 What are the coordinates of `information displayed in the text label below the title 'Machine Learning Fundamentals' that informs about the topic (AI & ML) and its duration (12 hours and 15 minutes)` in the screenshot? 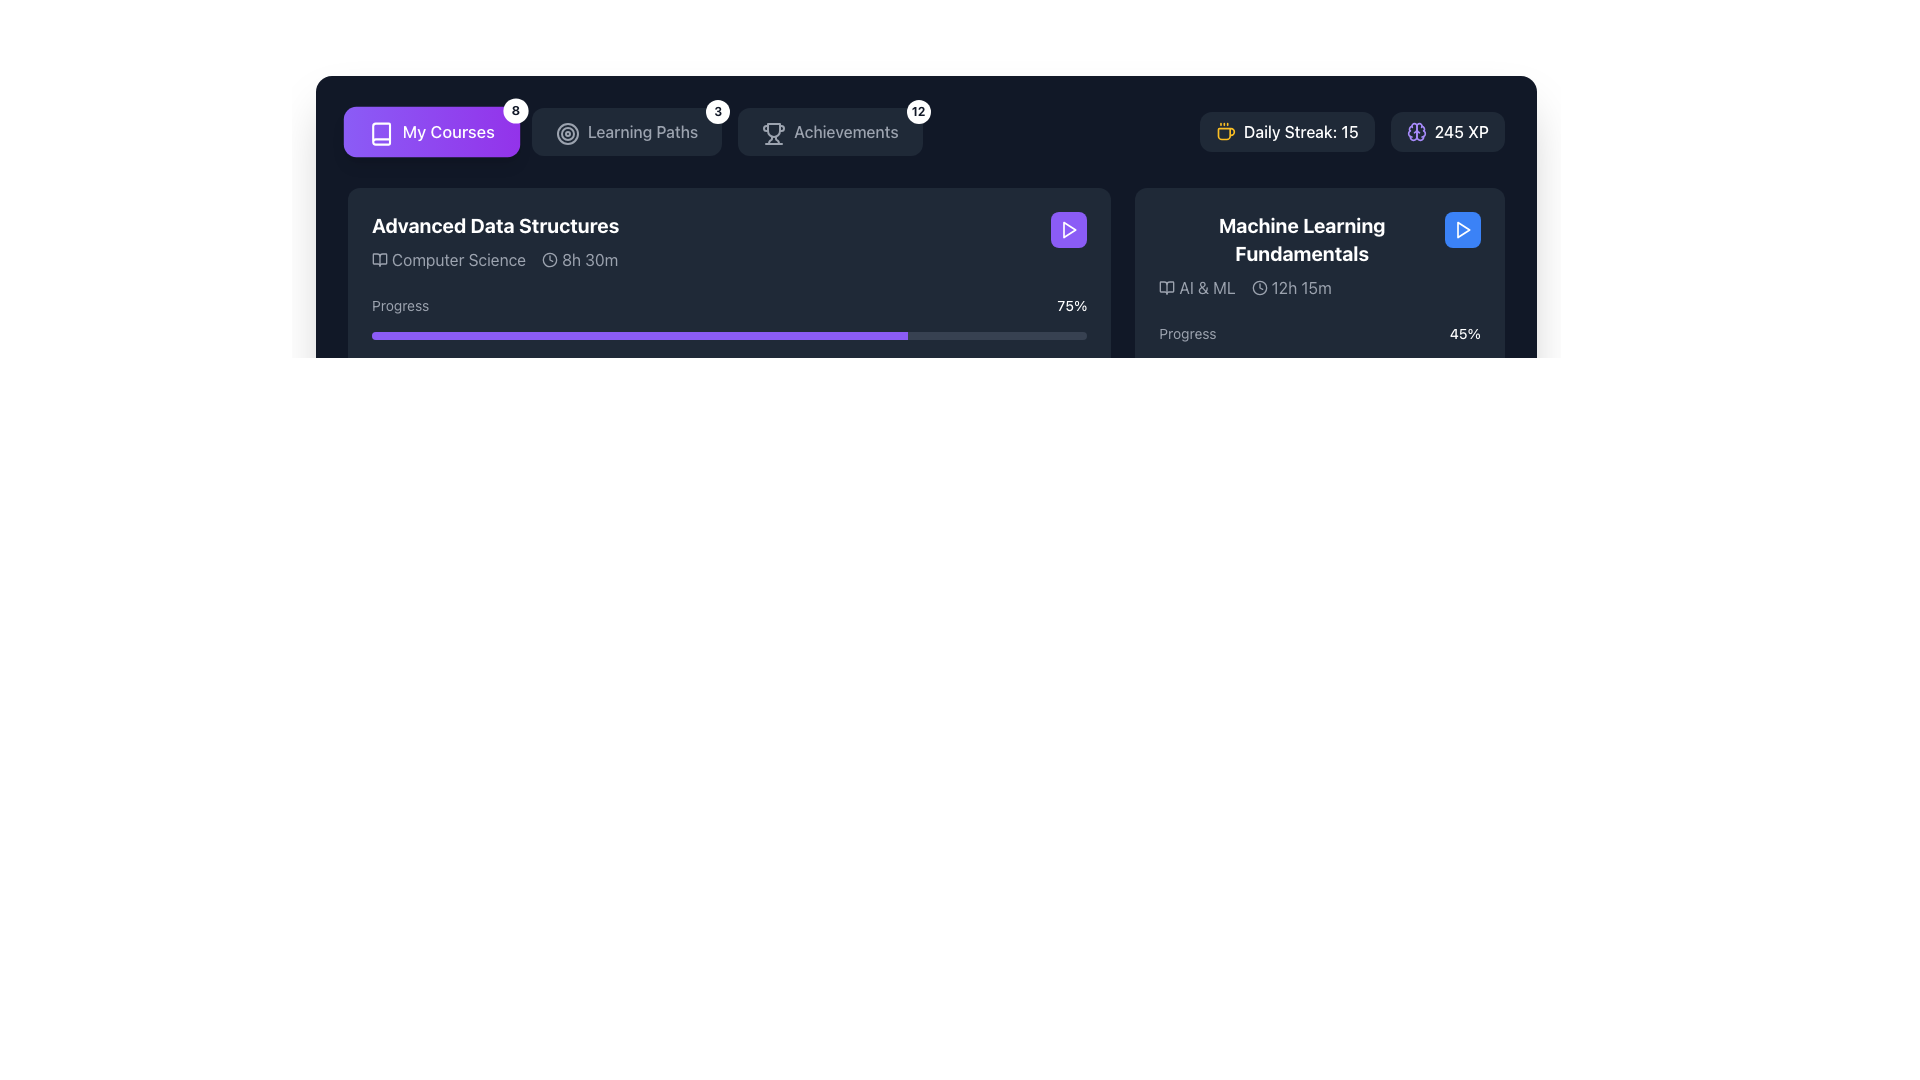 It's located at (1302, 288).